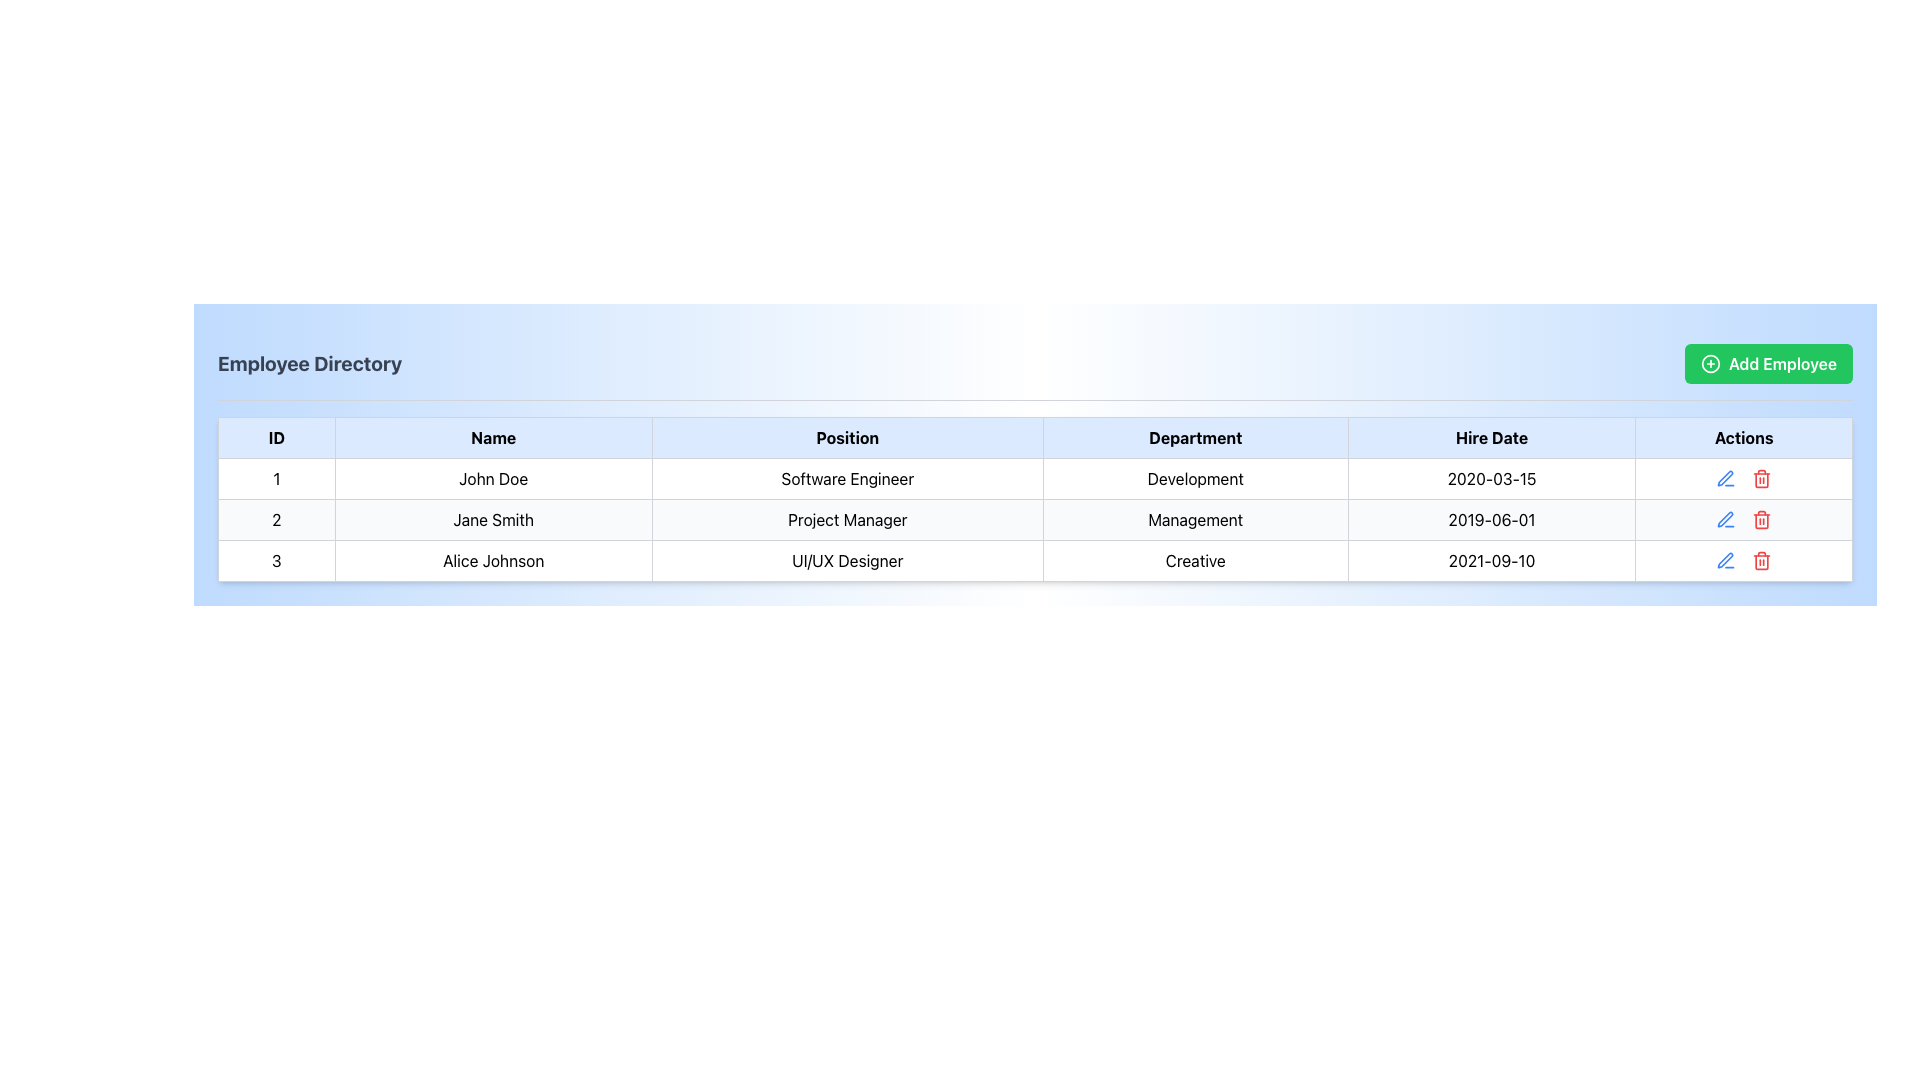  What do you see at coordinates (1743, 478) in the screenshot?
I see `the red delete icon in the 'Actions' column of the first row for employee 'John Doe'` at bounding box center [1743, 478].